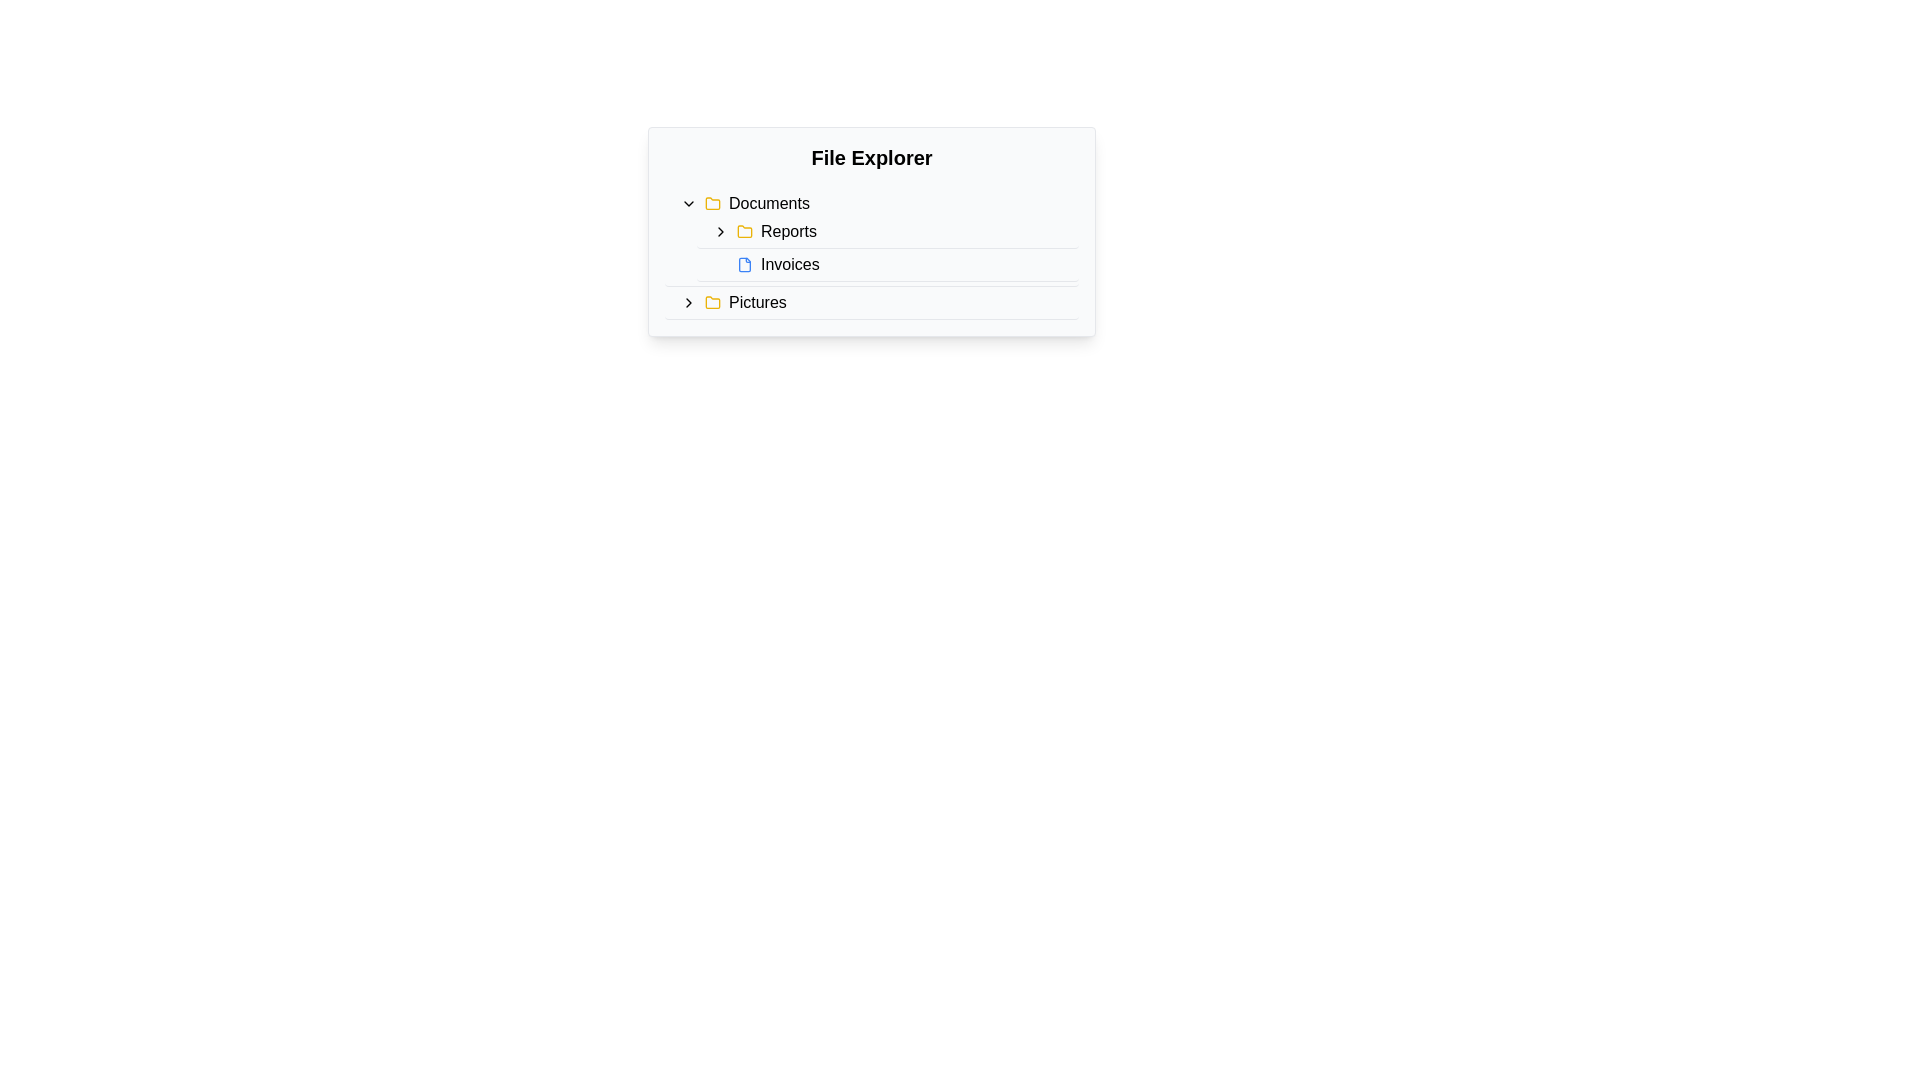 This screenshot has height=1080, width=1920. Describe the element at coordinates (872, 303) in the screenshot. I see `the fourth folder item in the file explorer, which is located below the 'Invoices' item` at that location.